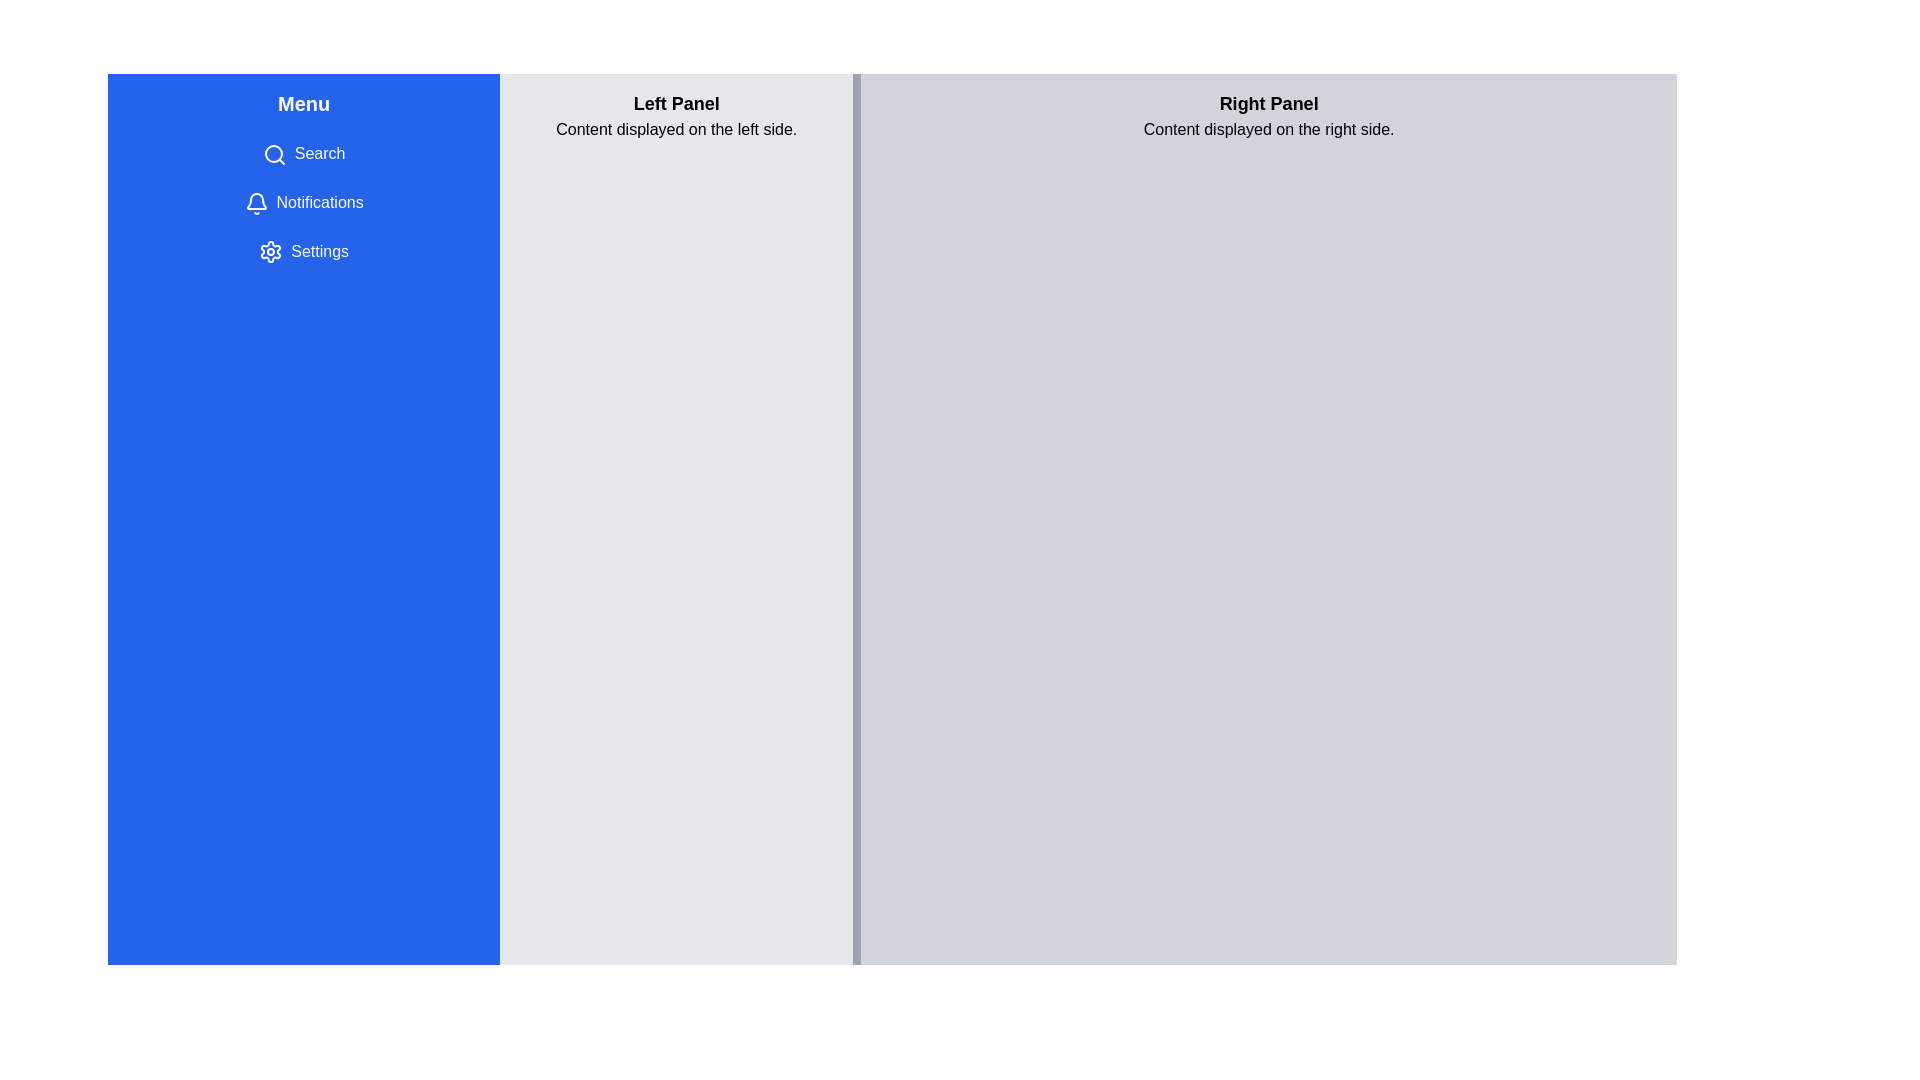  What do you see at coordinates (255, 203) in the screenshot?
I see `the bell icon located within the 'Notifications' button in the left sidebar menu to interact with notifications` at bounding box center [255, 203].